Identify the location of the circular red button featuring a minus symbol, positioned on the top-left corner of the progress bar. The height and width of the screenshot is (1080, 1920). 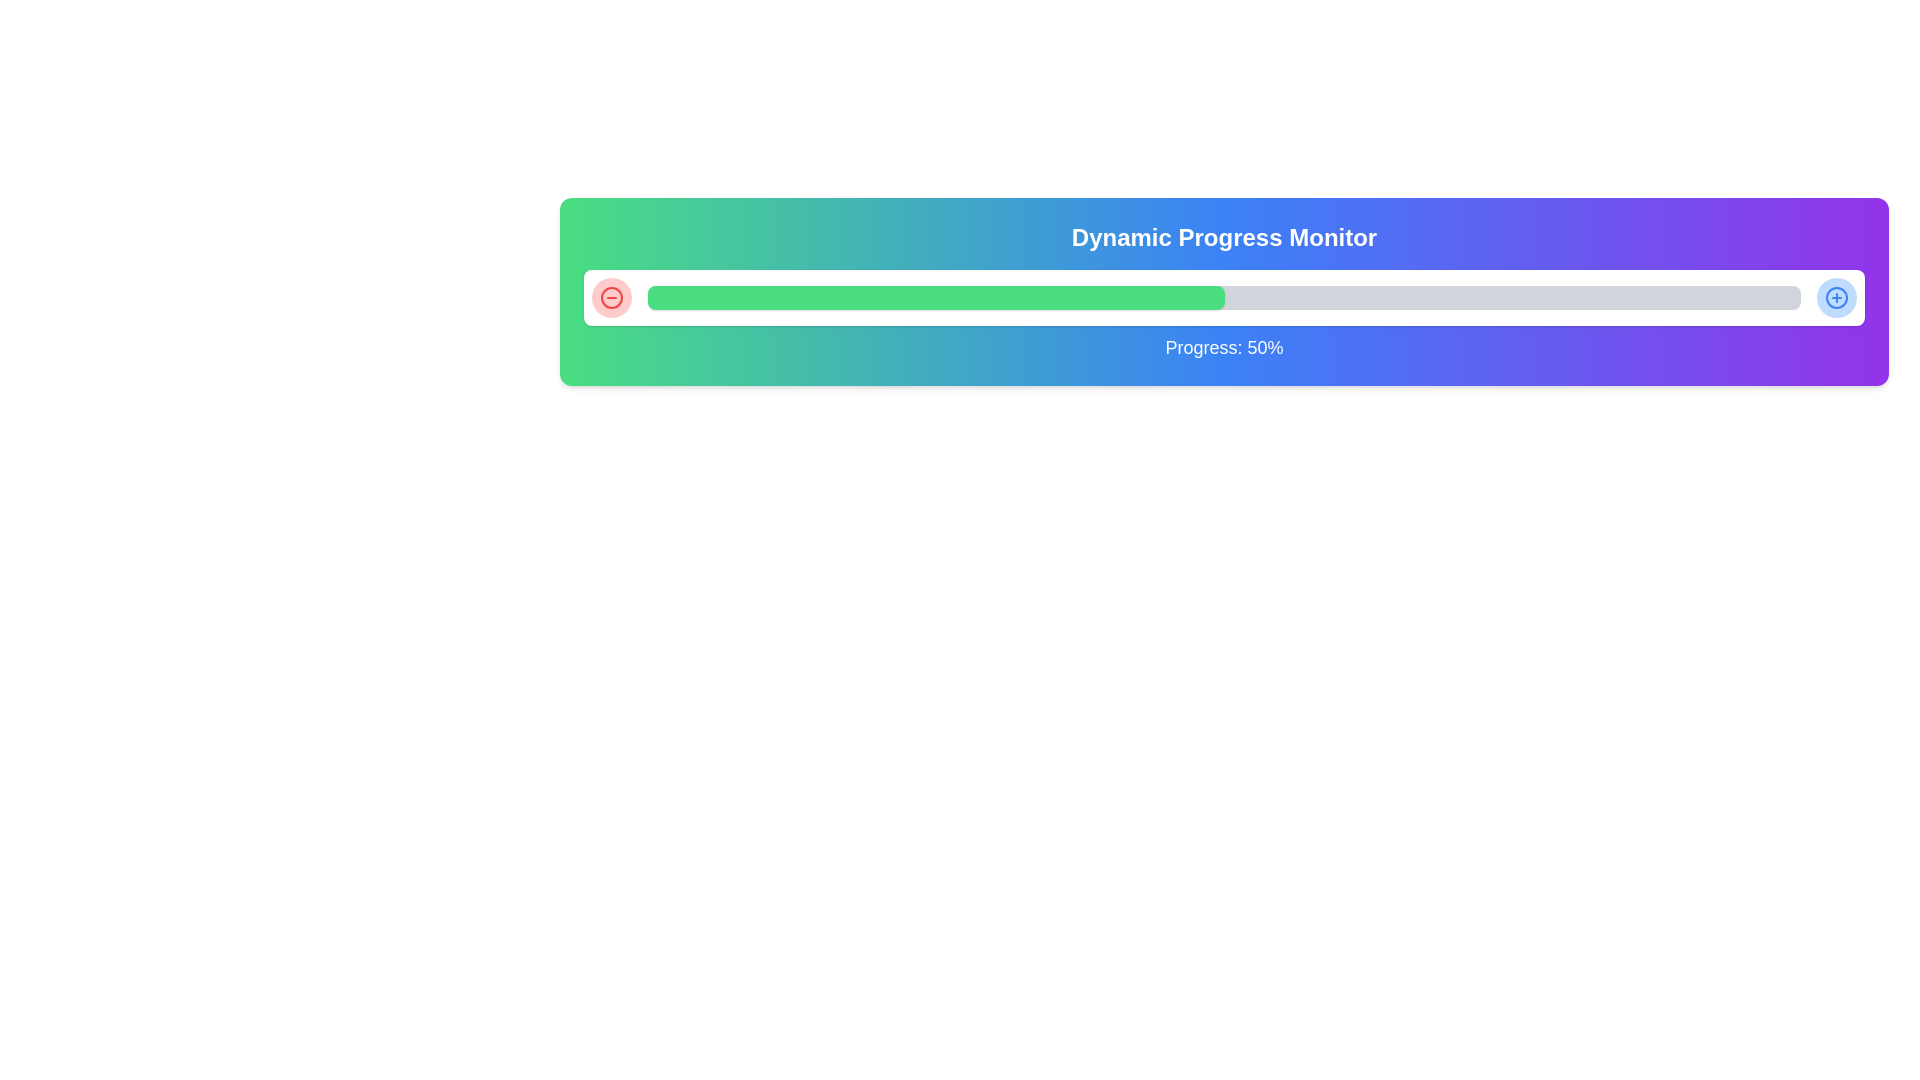
(610, 297).